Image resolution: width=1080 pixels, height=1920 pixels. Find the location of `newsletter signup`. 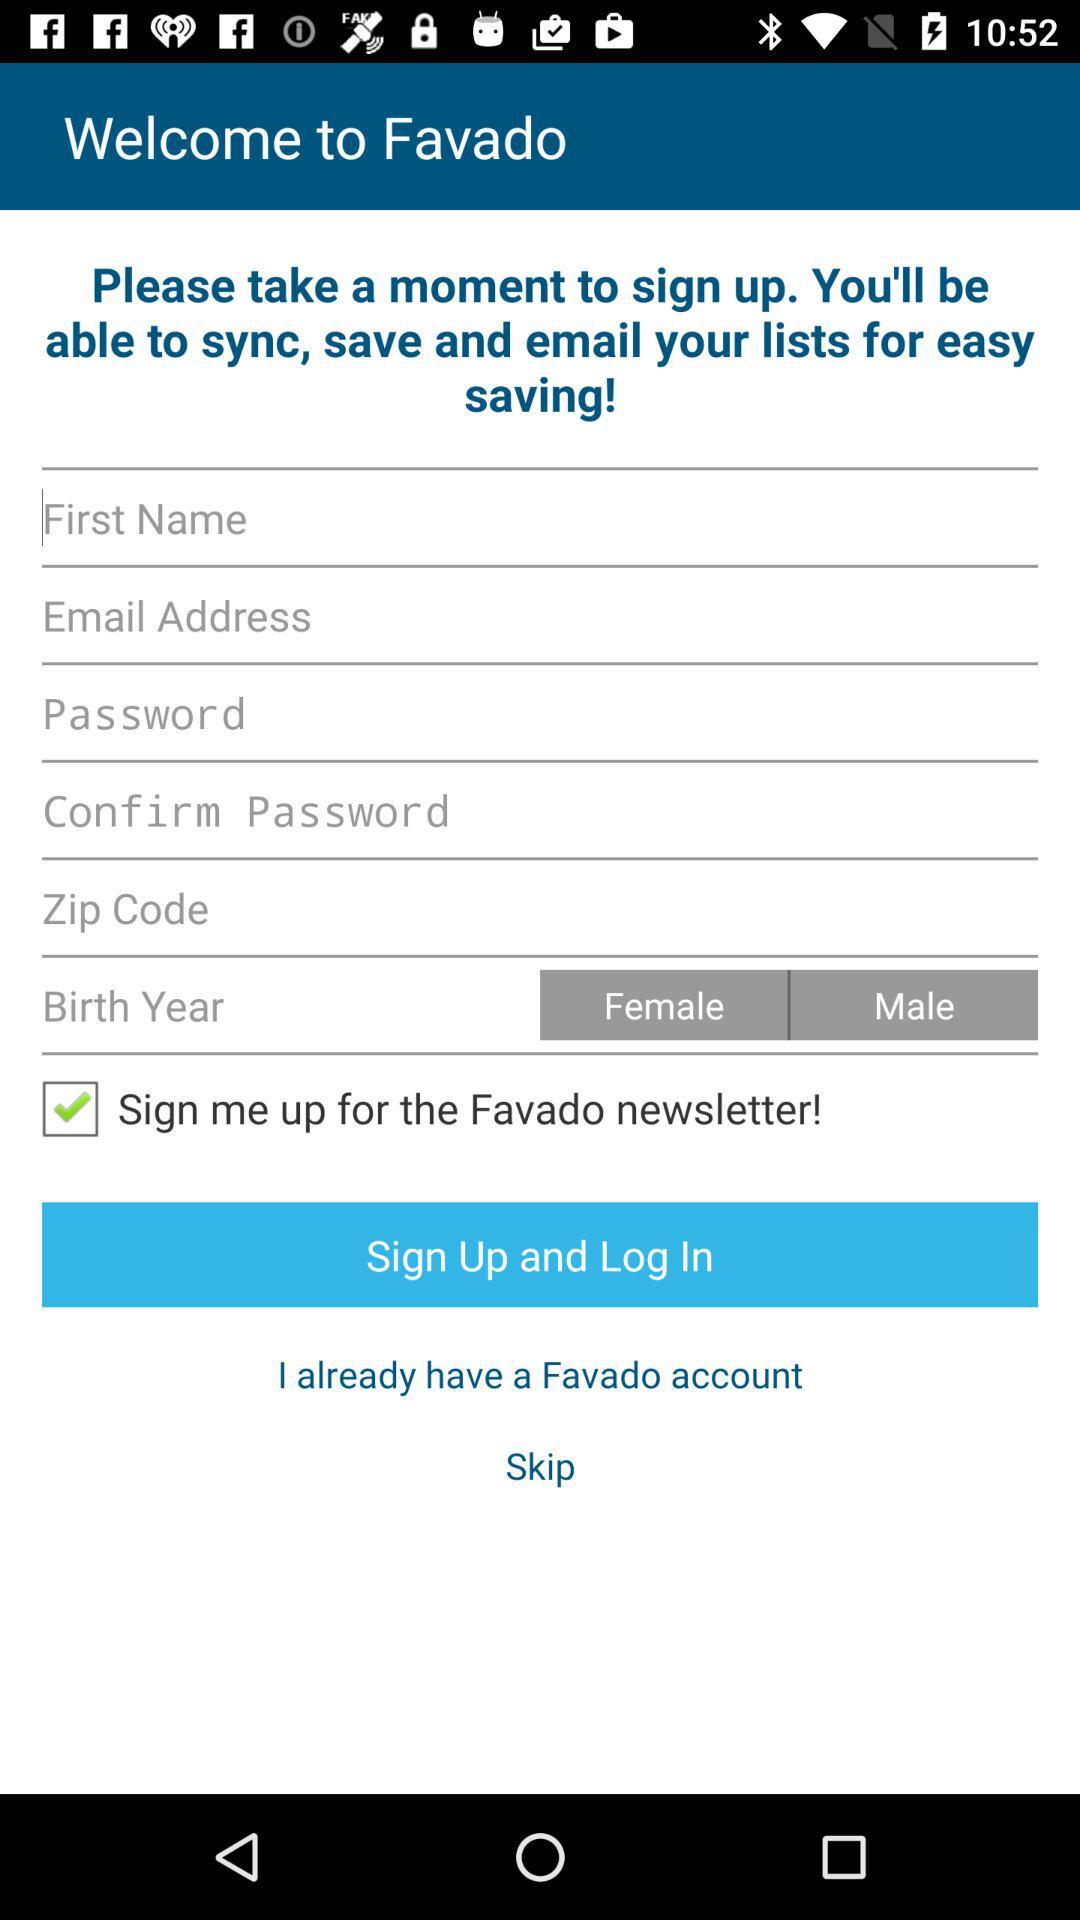

newsletter signup is located at coordinates (78, 1106).